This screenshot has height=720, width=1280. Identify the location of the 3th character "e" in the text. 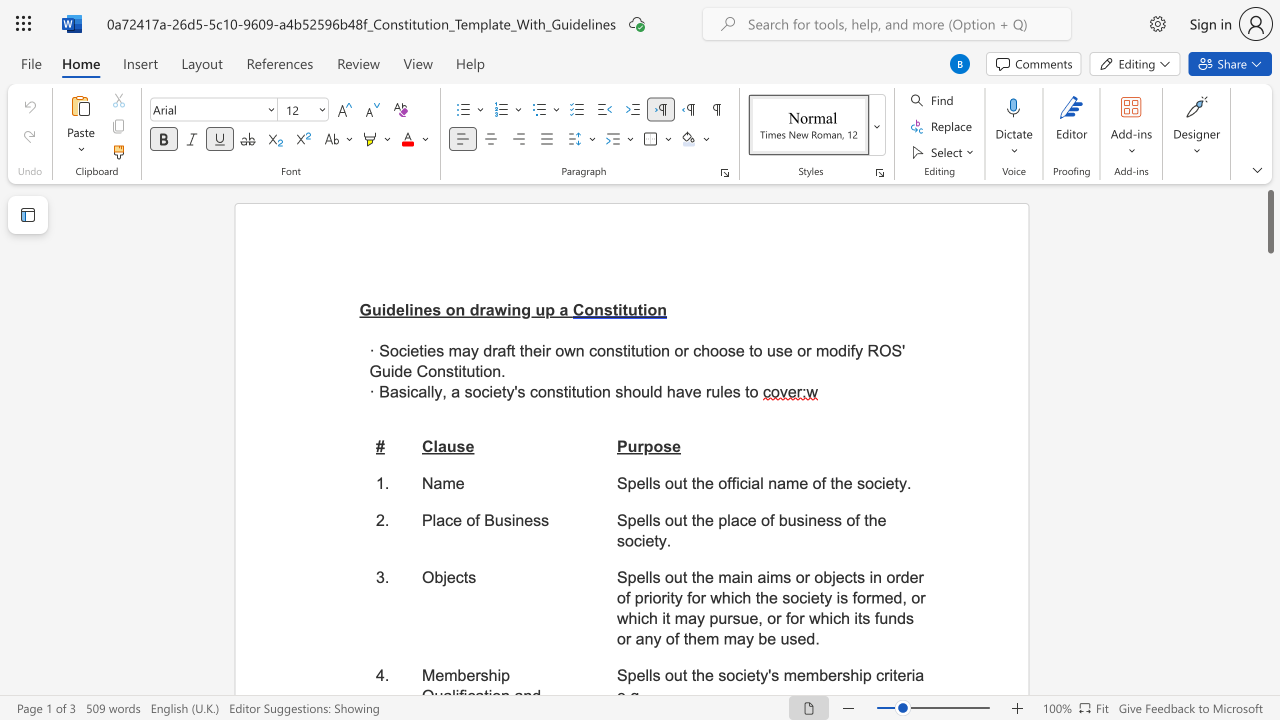
(751, 519).